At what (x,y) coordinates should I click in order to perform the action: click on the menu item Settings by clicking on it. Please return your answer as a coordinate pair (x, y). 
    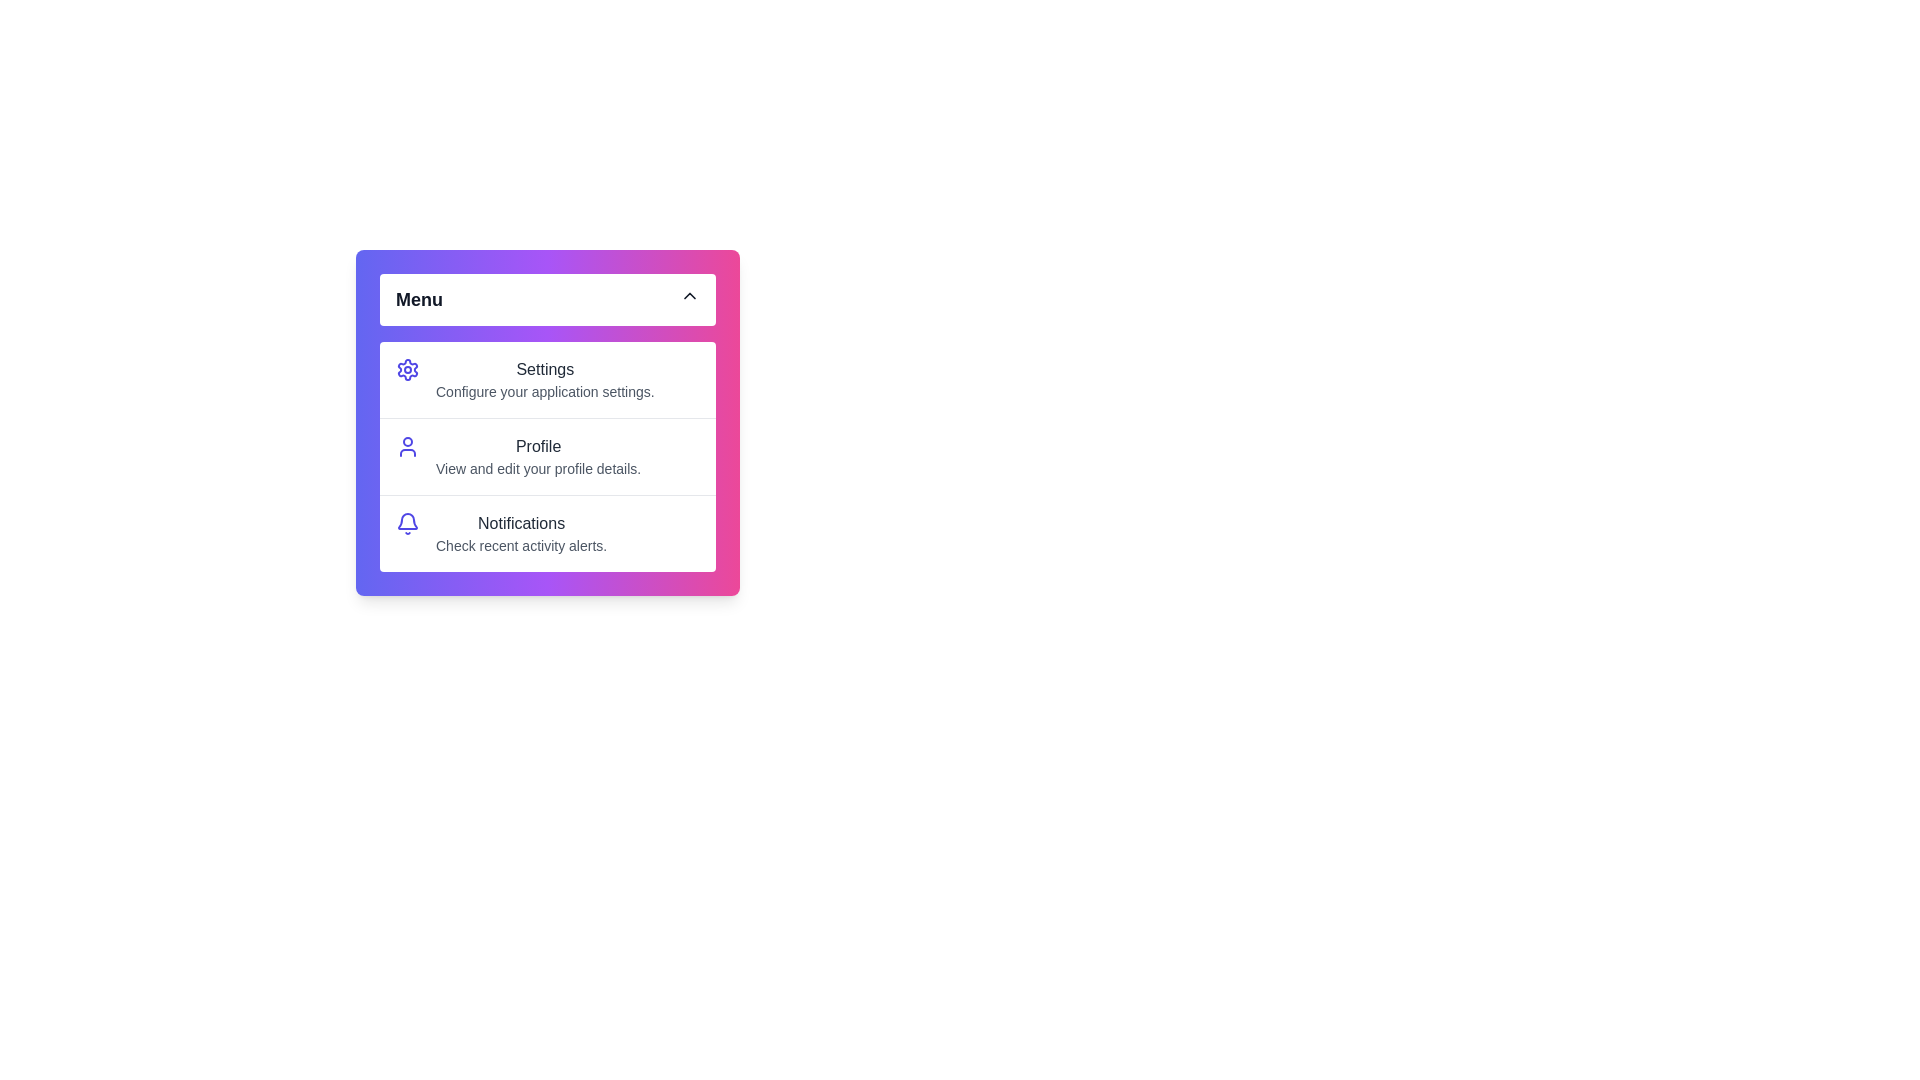
    Looking at the image, I should click on (547, 380).